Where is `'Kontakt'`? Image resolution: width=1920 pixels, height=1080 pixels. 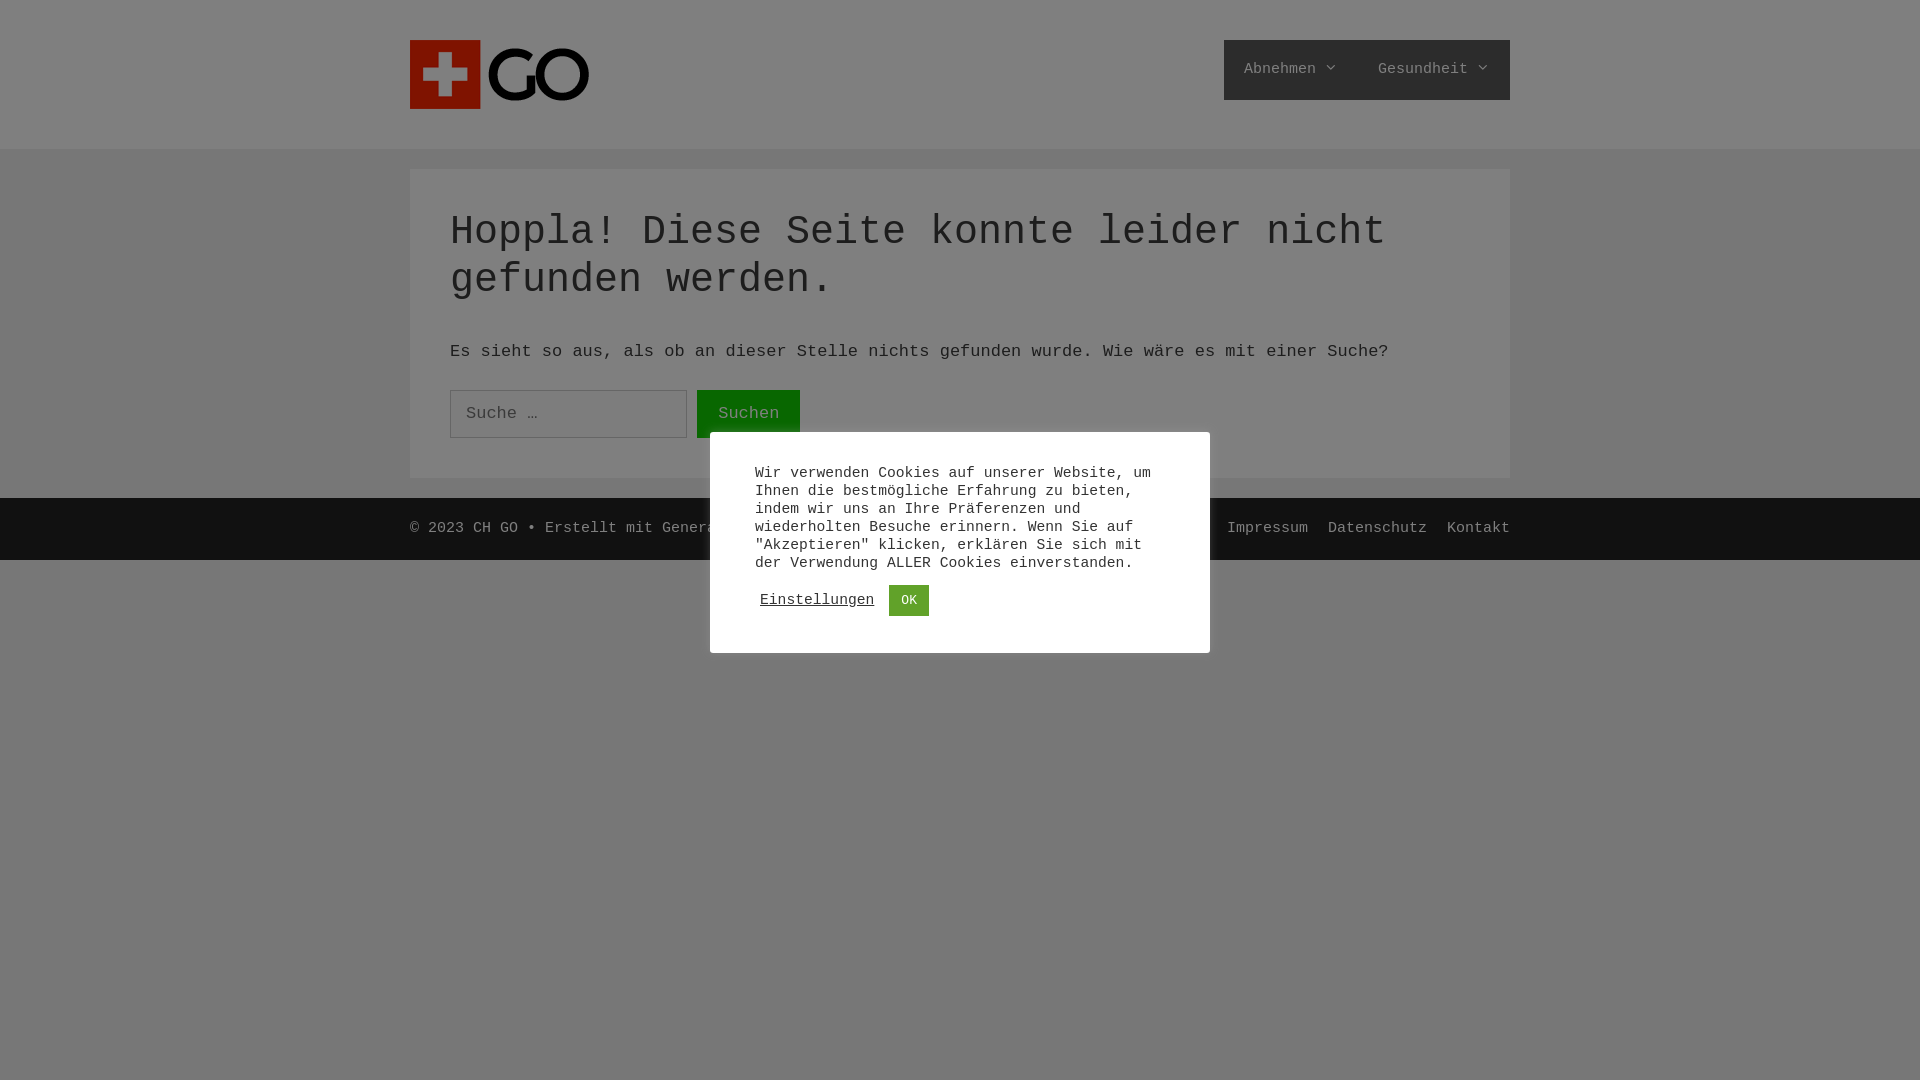 'Kontakt' is located at coordinates (1446, 527).